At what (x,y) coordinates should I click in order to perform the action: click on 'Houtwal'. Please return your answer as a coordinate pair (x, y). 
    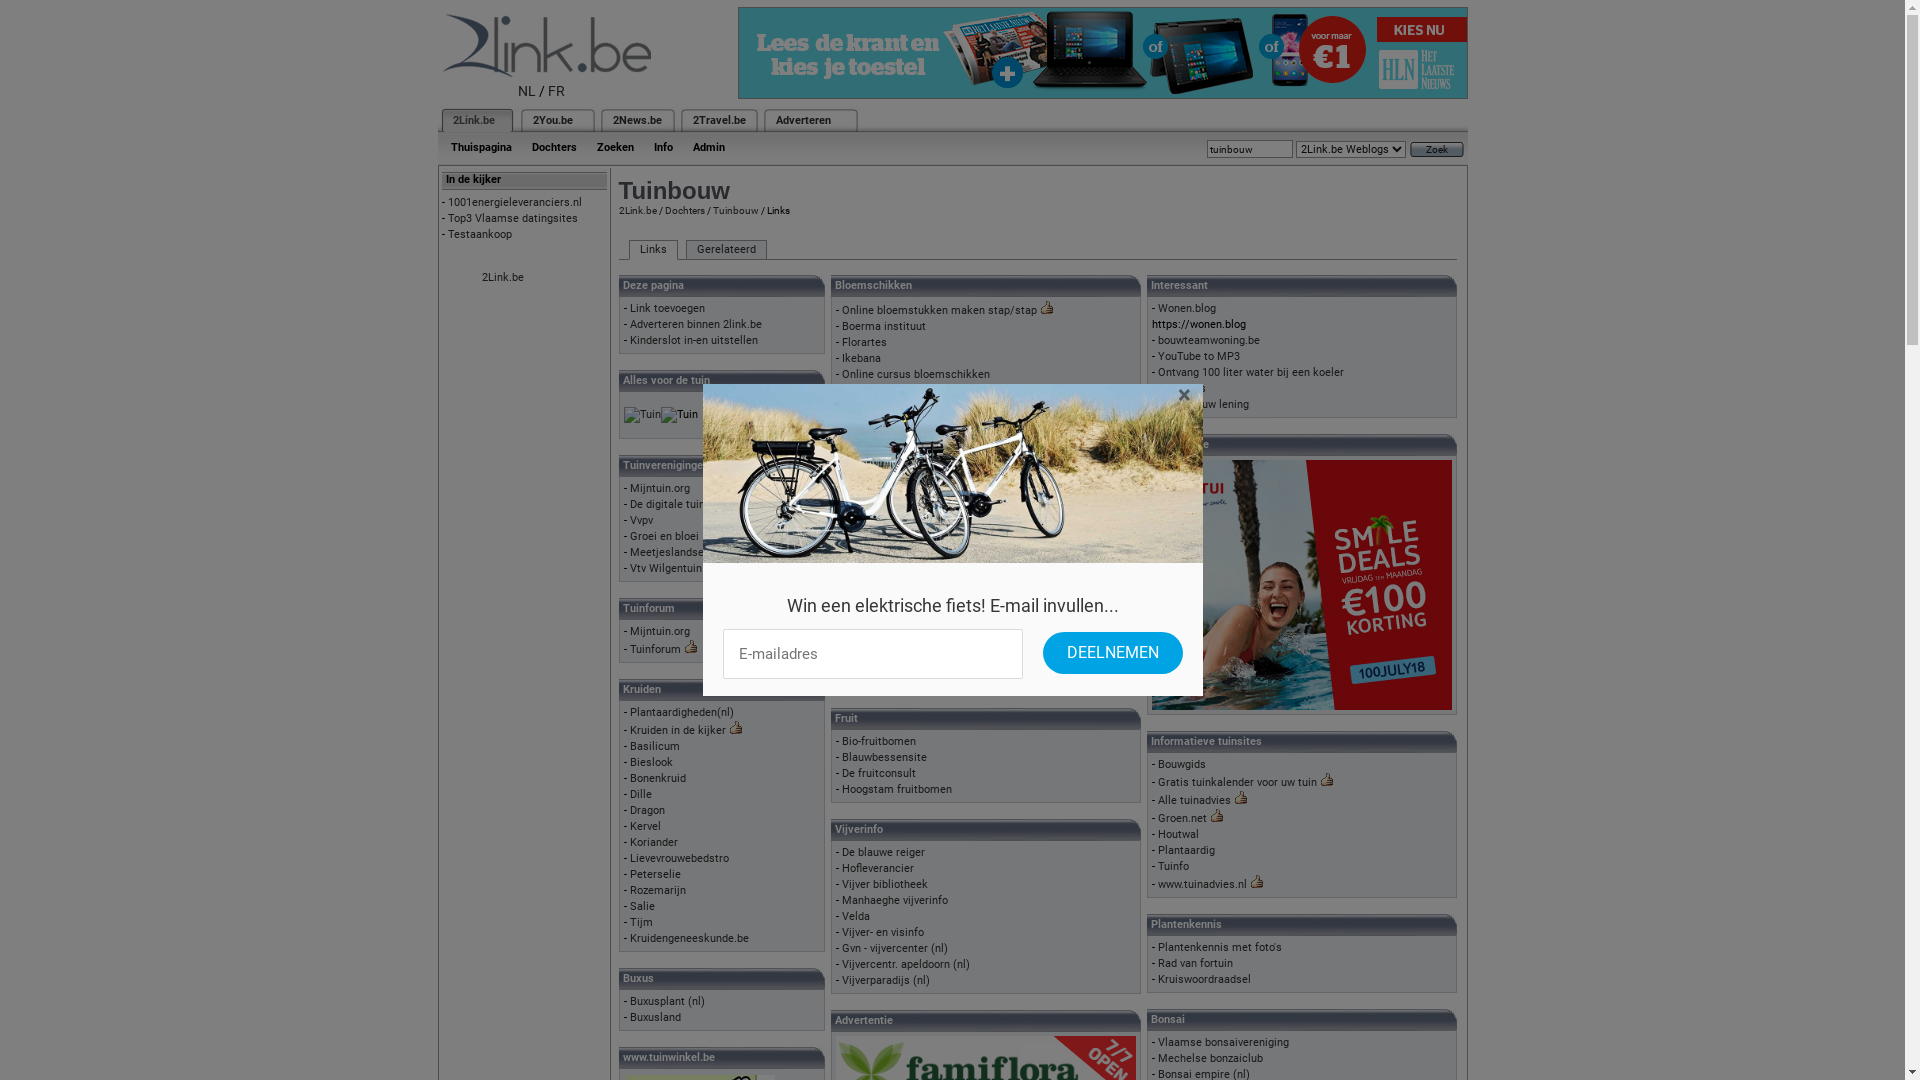
    Looking at the image, I should click on (1178, 834).